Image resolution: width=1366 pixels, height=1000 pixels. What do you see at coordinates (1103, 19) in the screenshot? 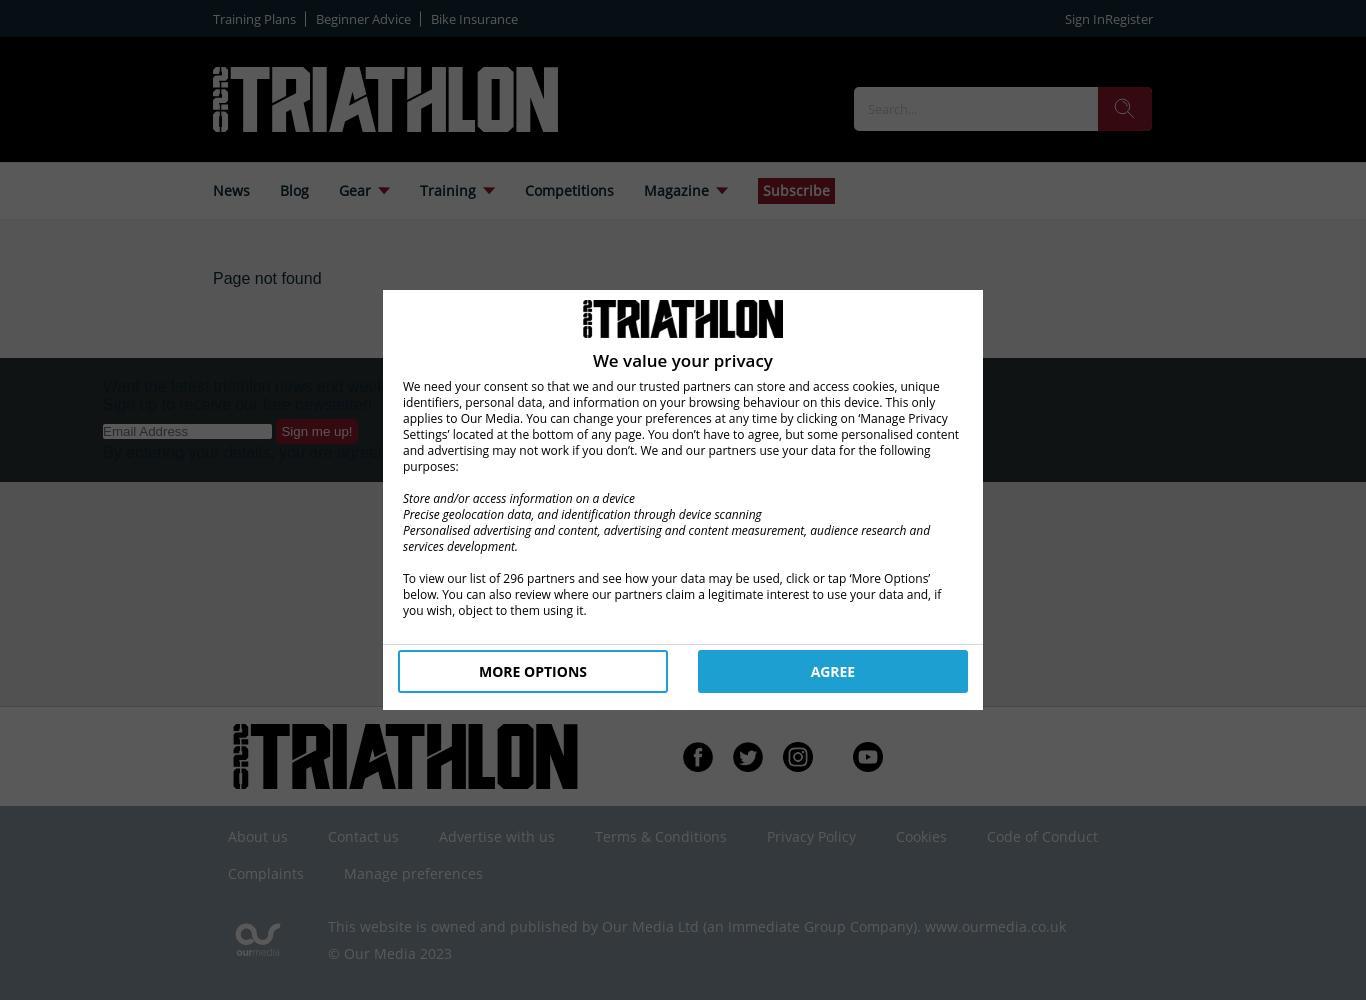
I see `'Register'` at bounding box center [1103, 19].